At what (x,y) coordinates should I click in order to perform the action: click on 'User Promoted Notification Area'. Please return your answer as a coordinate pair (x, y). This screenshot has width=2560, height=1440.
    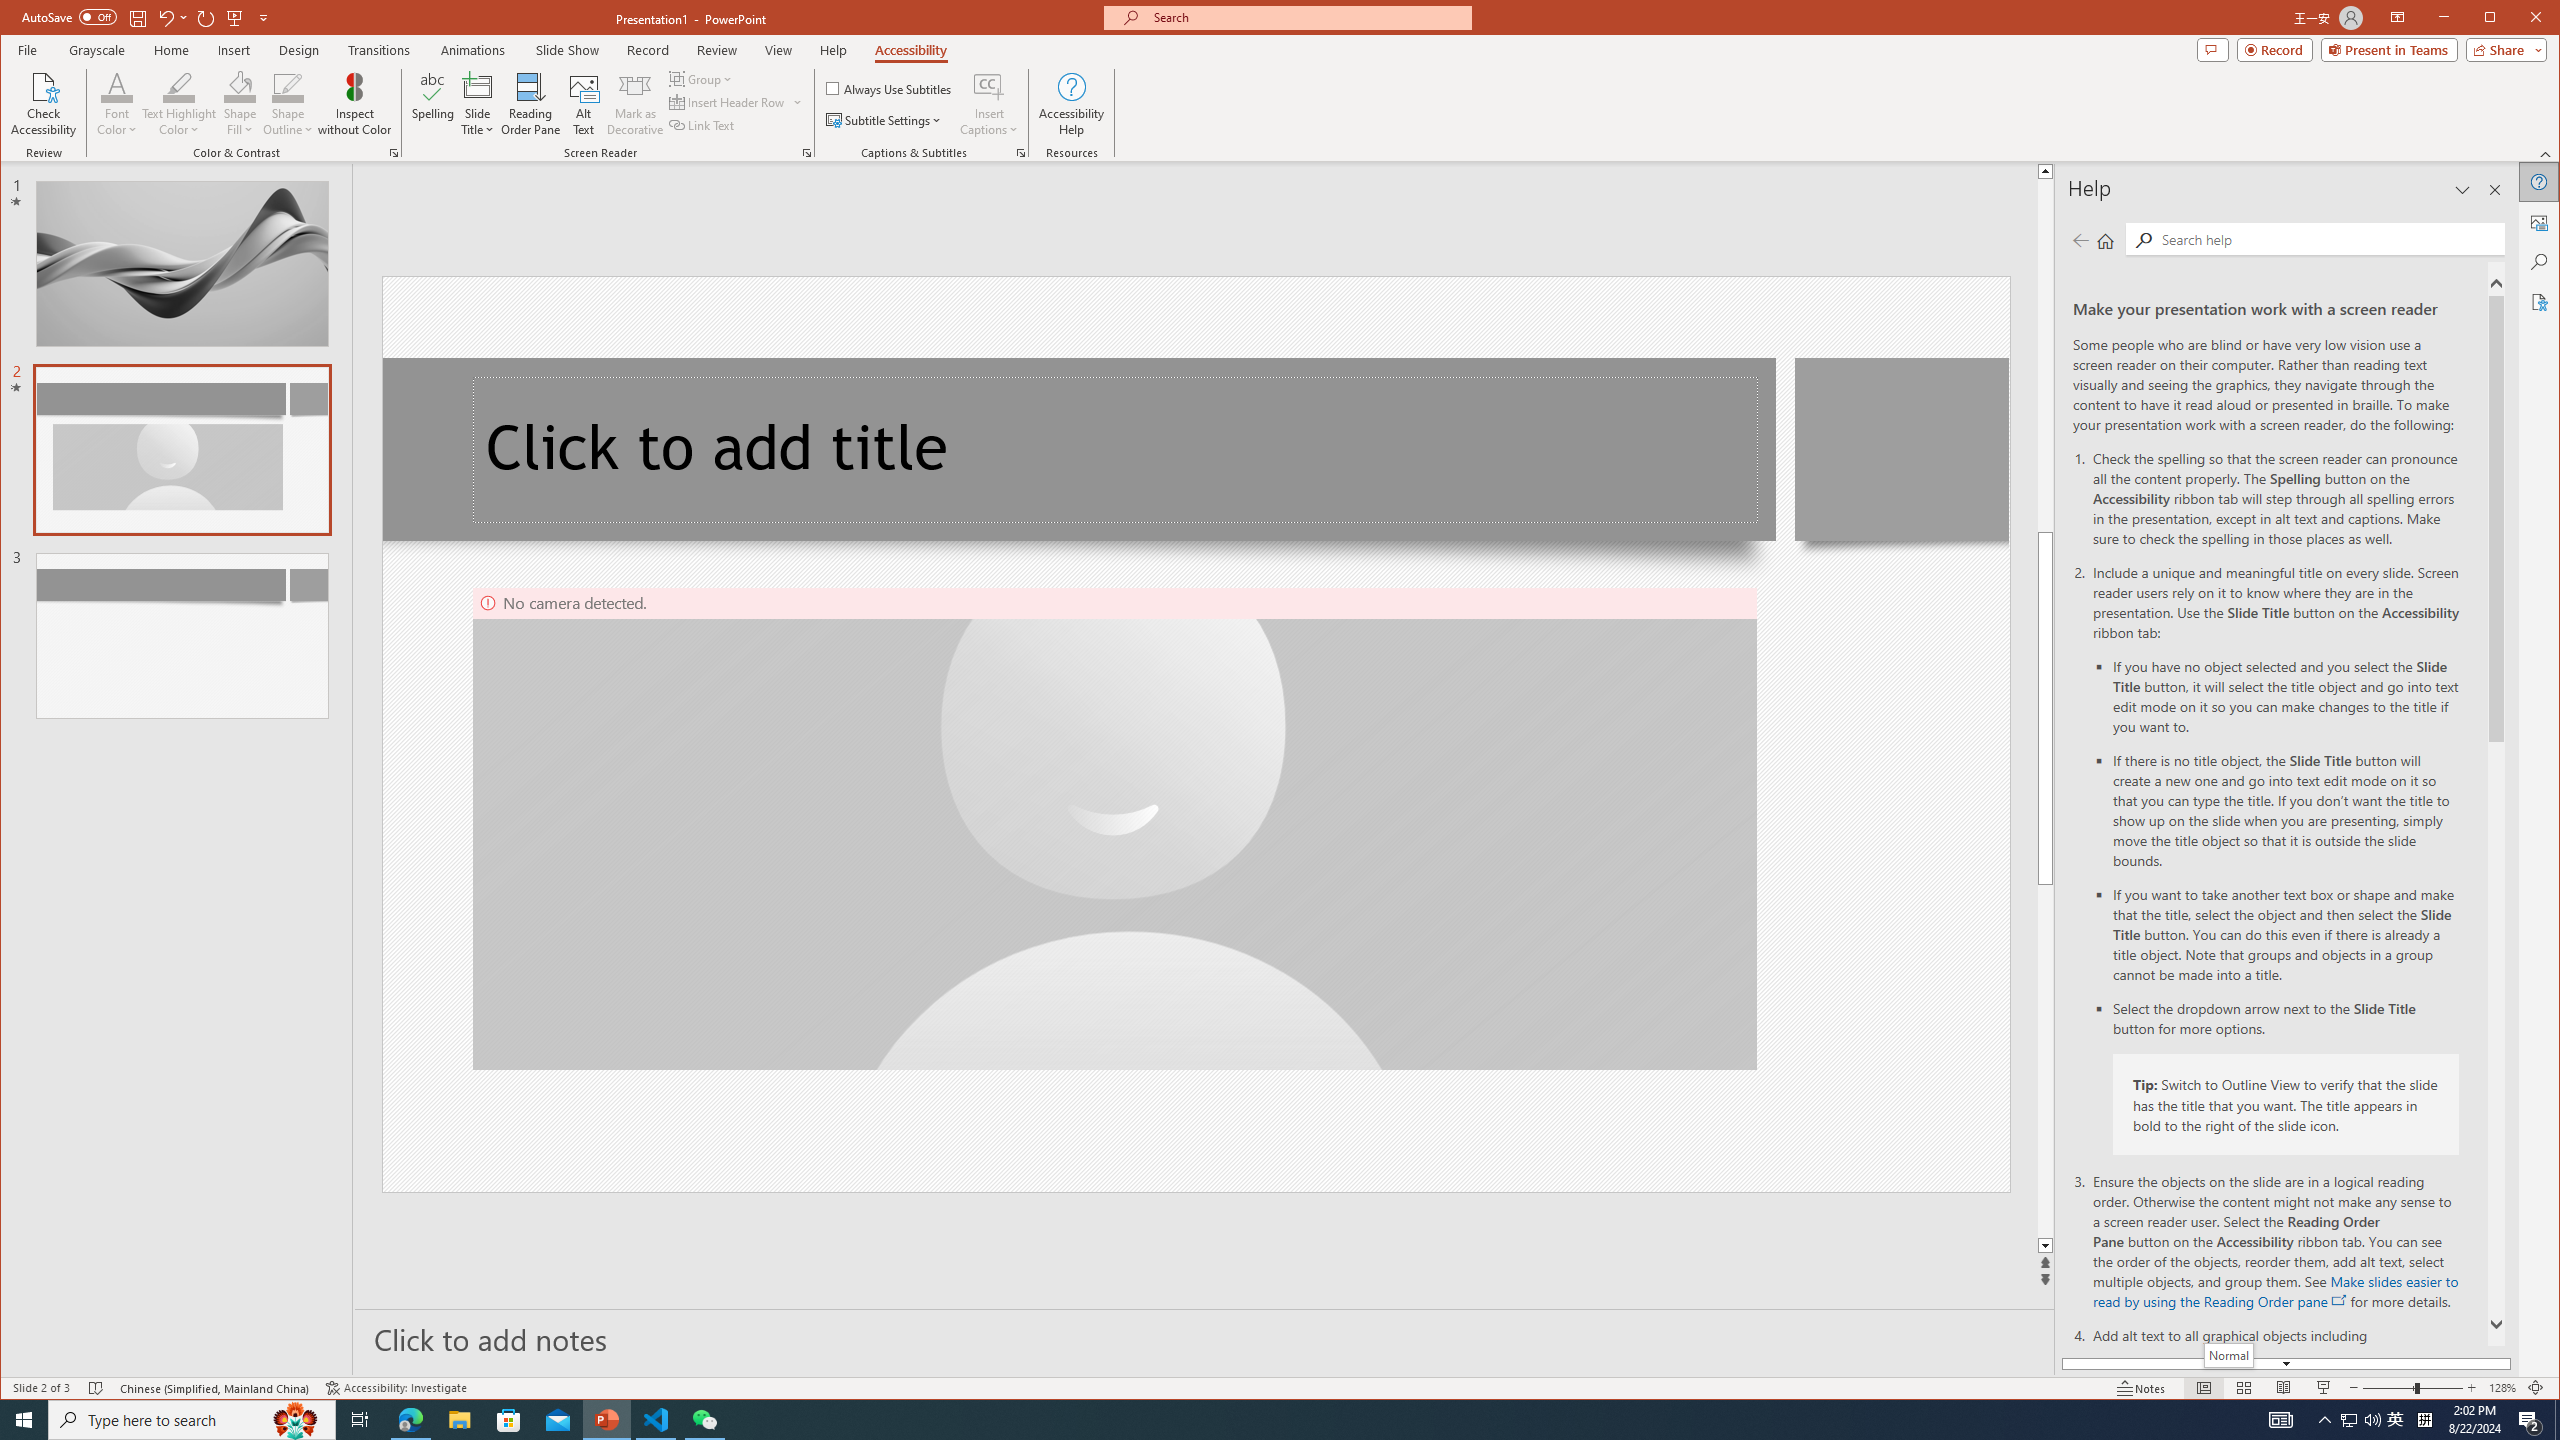
    Looking at the image, I should click on (2396, 1418).